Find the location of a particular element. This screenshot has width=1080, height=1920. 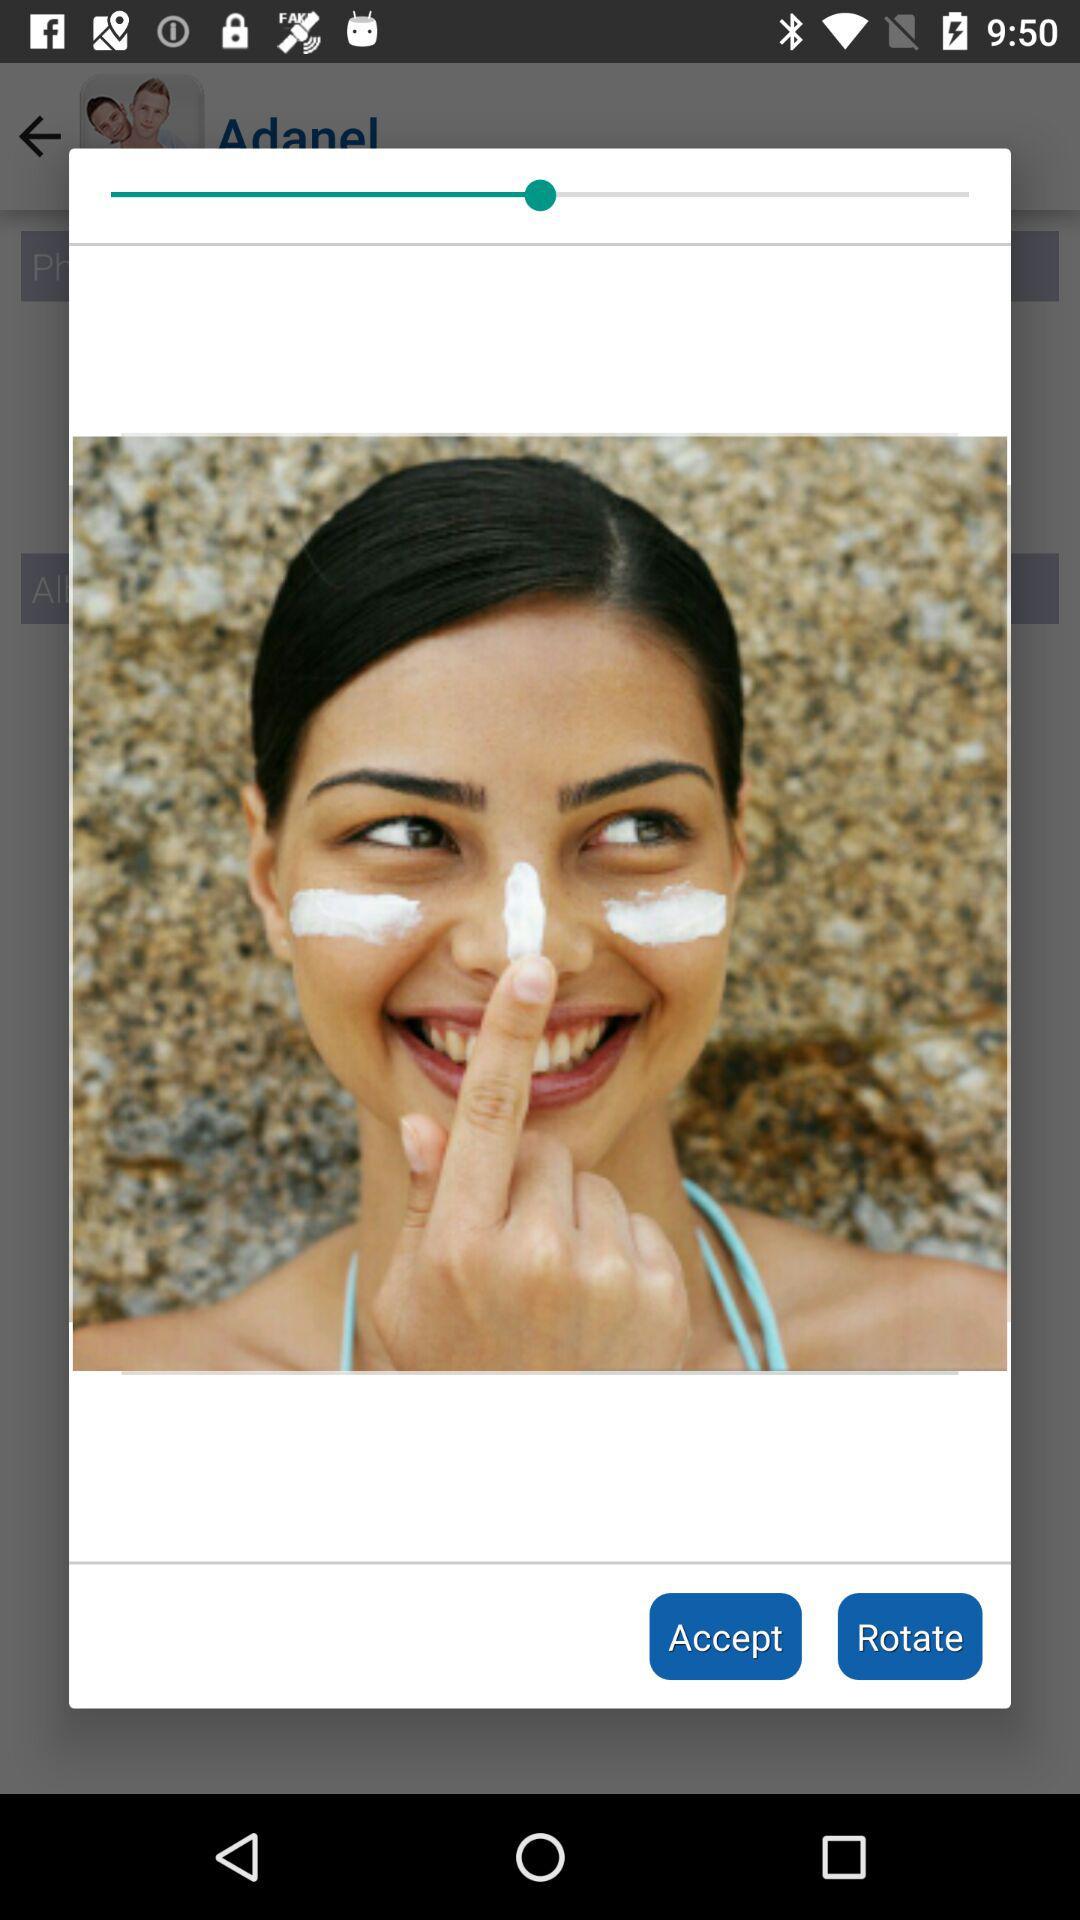

the accept is located at coordinates (725, 1636).